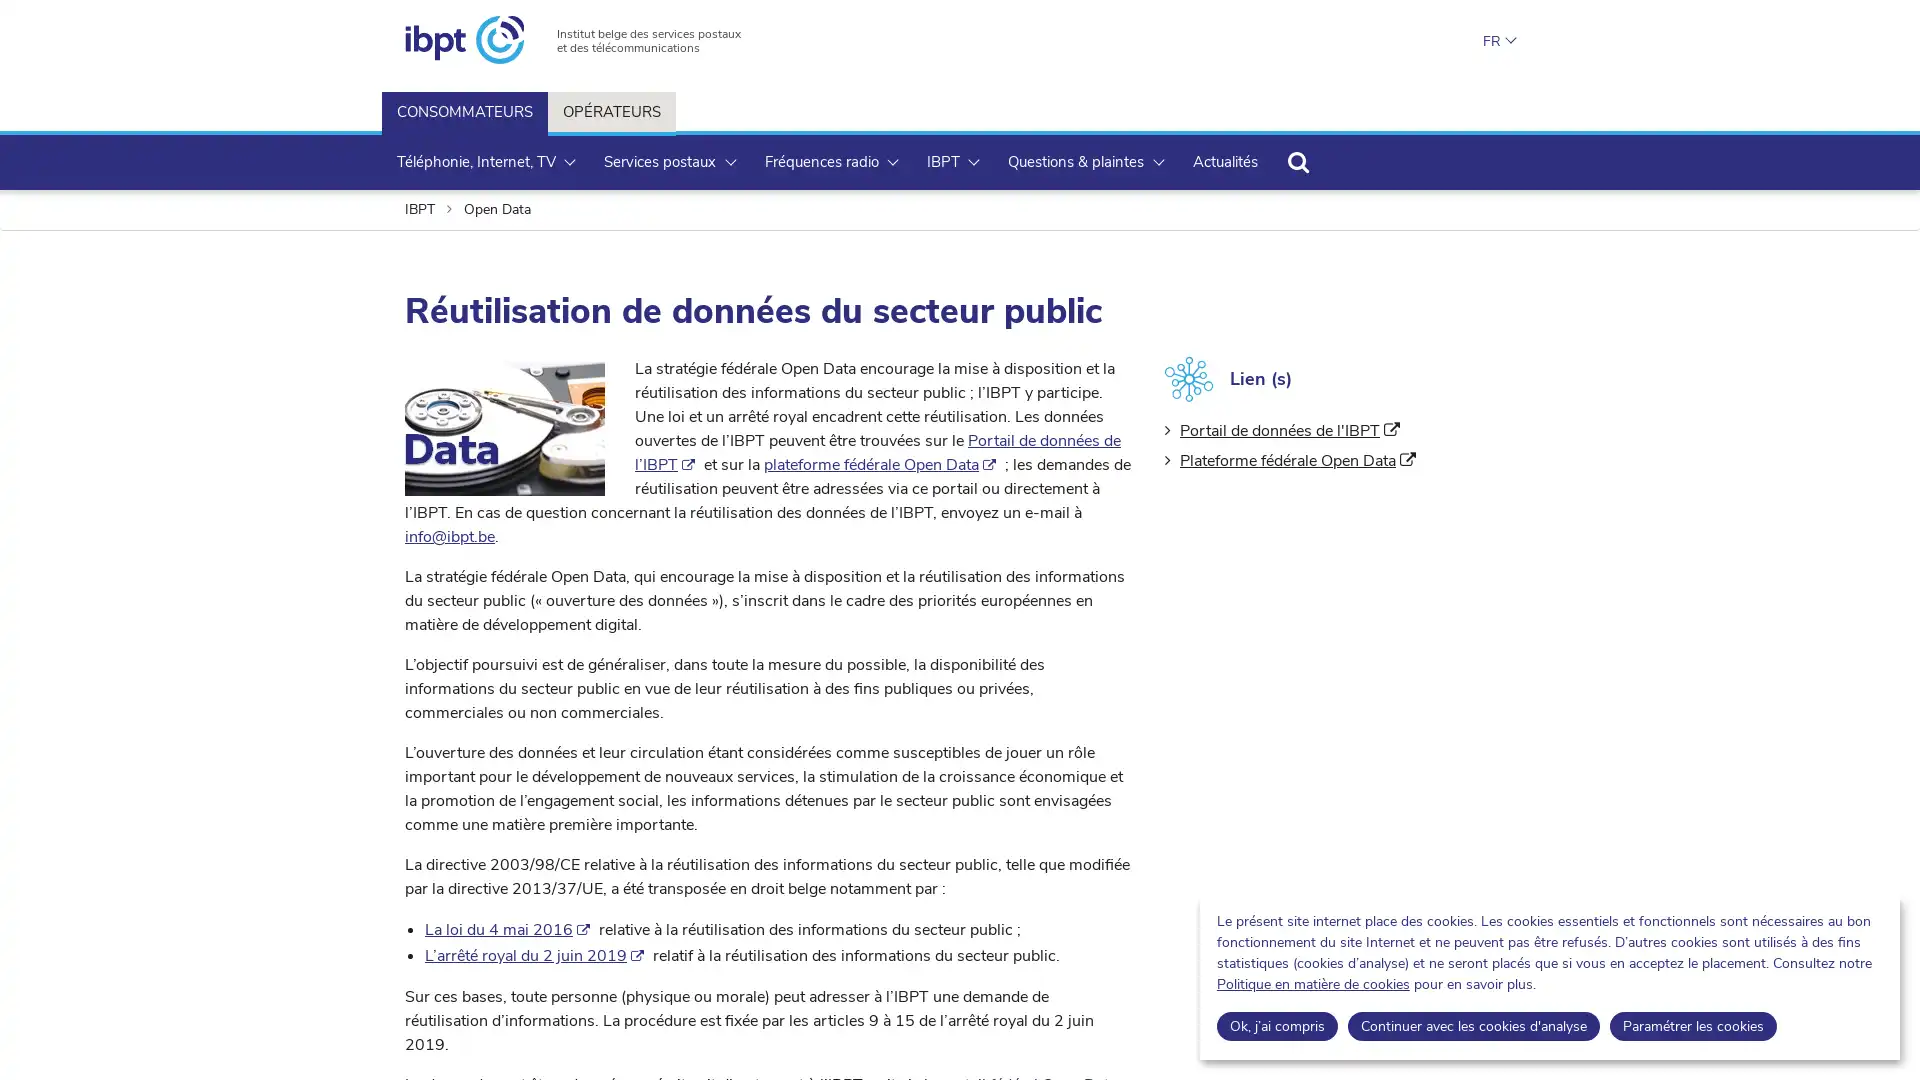  Describe the element at coordinates (830, 161) in the screenshot. I see `Frequences radio` at that location.